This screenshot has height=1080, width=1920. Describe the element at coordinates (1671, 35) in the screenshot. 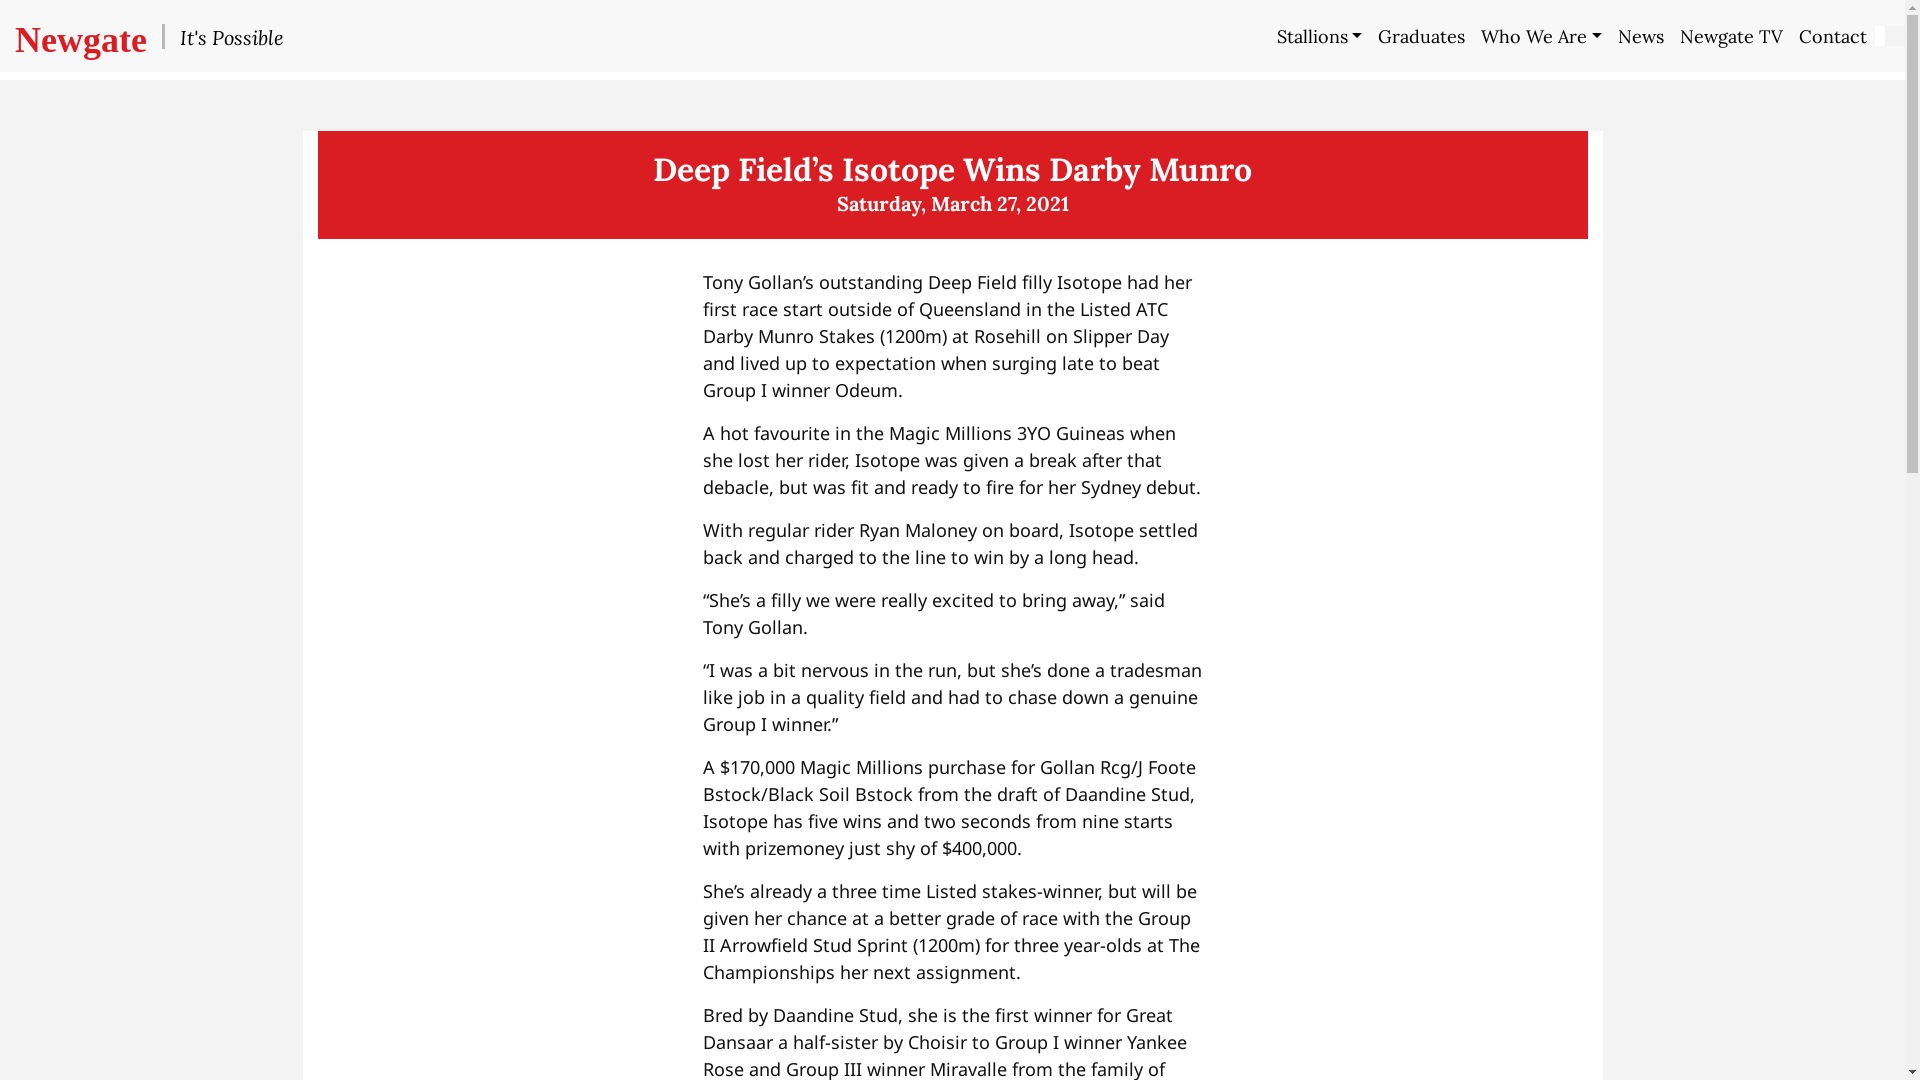

I see `'Newgate TV'` at that location.